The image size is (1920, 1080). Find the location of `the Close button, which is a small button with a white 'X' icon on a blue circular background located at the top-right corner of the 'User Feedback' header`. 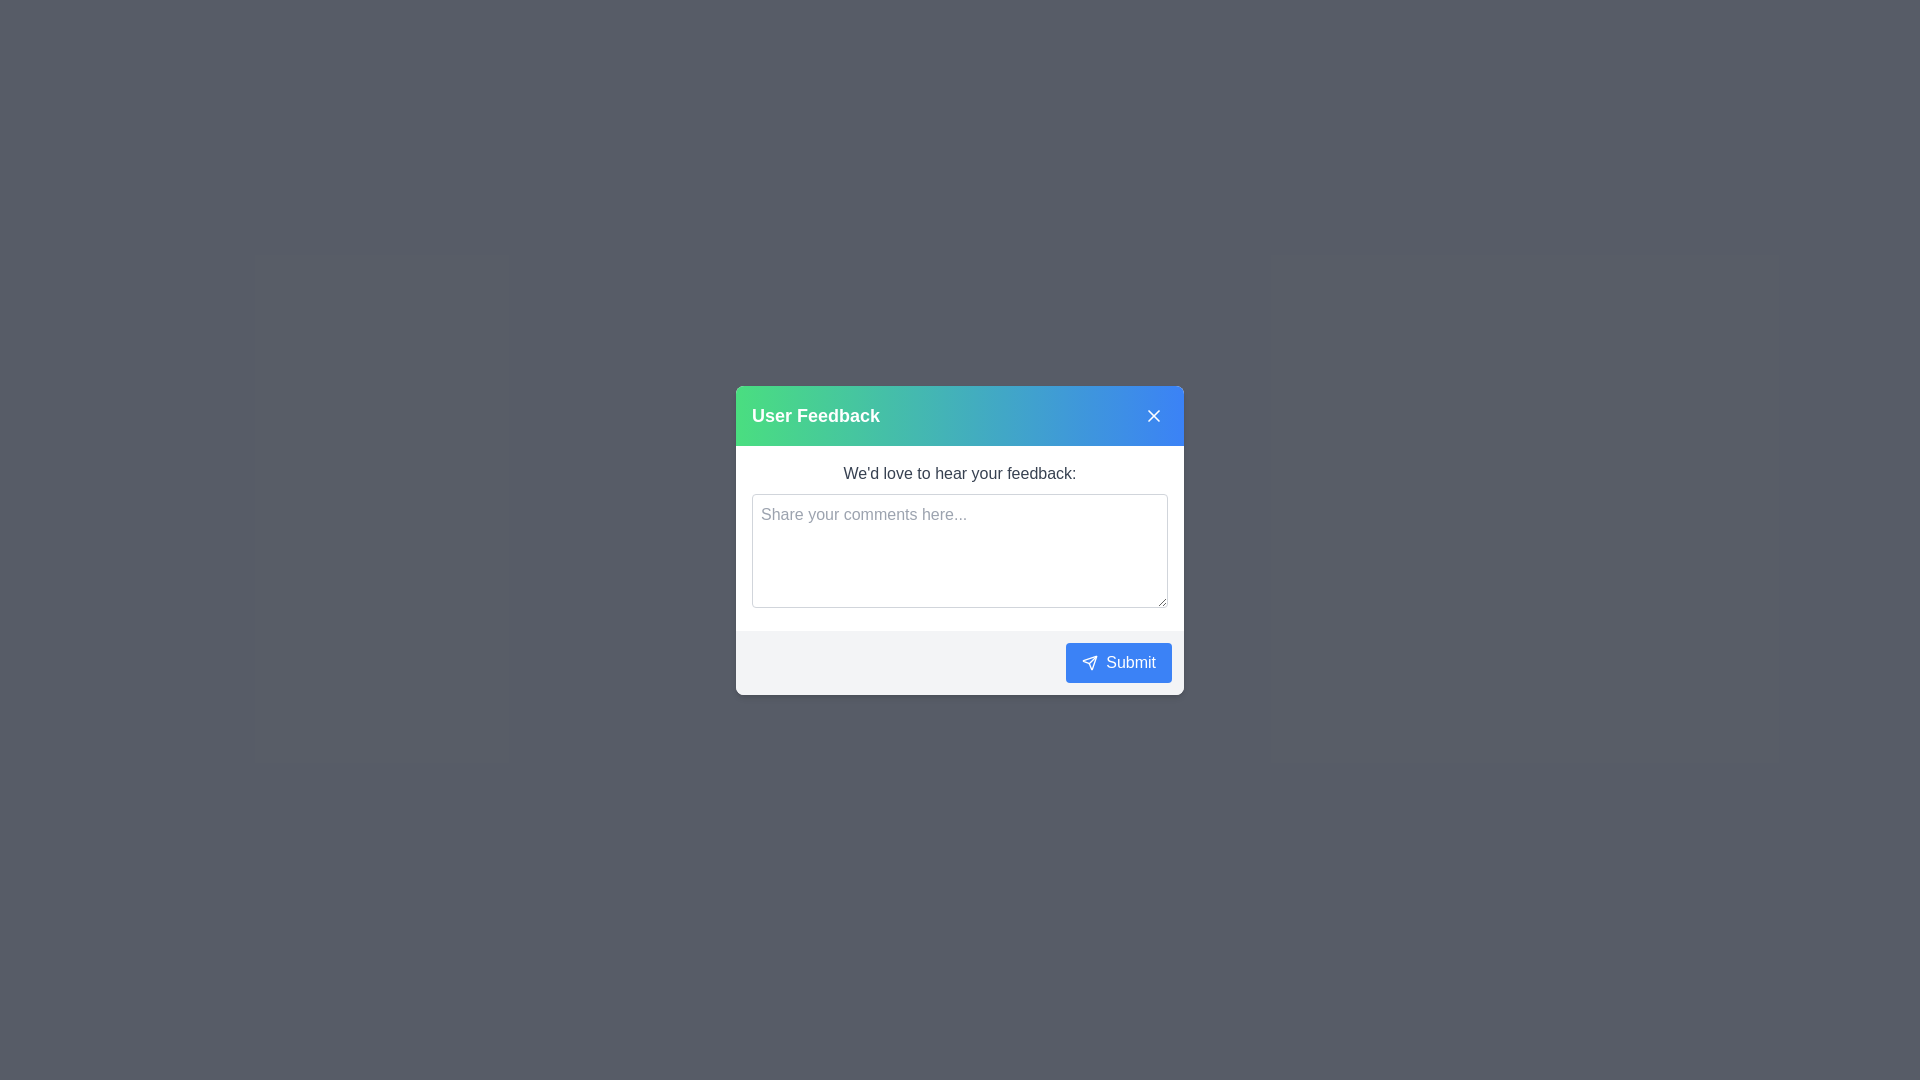

the Close button, which is a small button with a white 'X' icon on a blue circular background located at the top-right corner of the 'User Feedback' header is located at coordinates (1153, 414).